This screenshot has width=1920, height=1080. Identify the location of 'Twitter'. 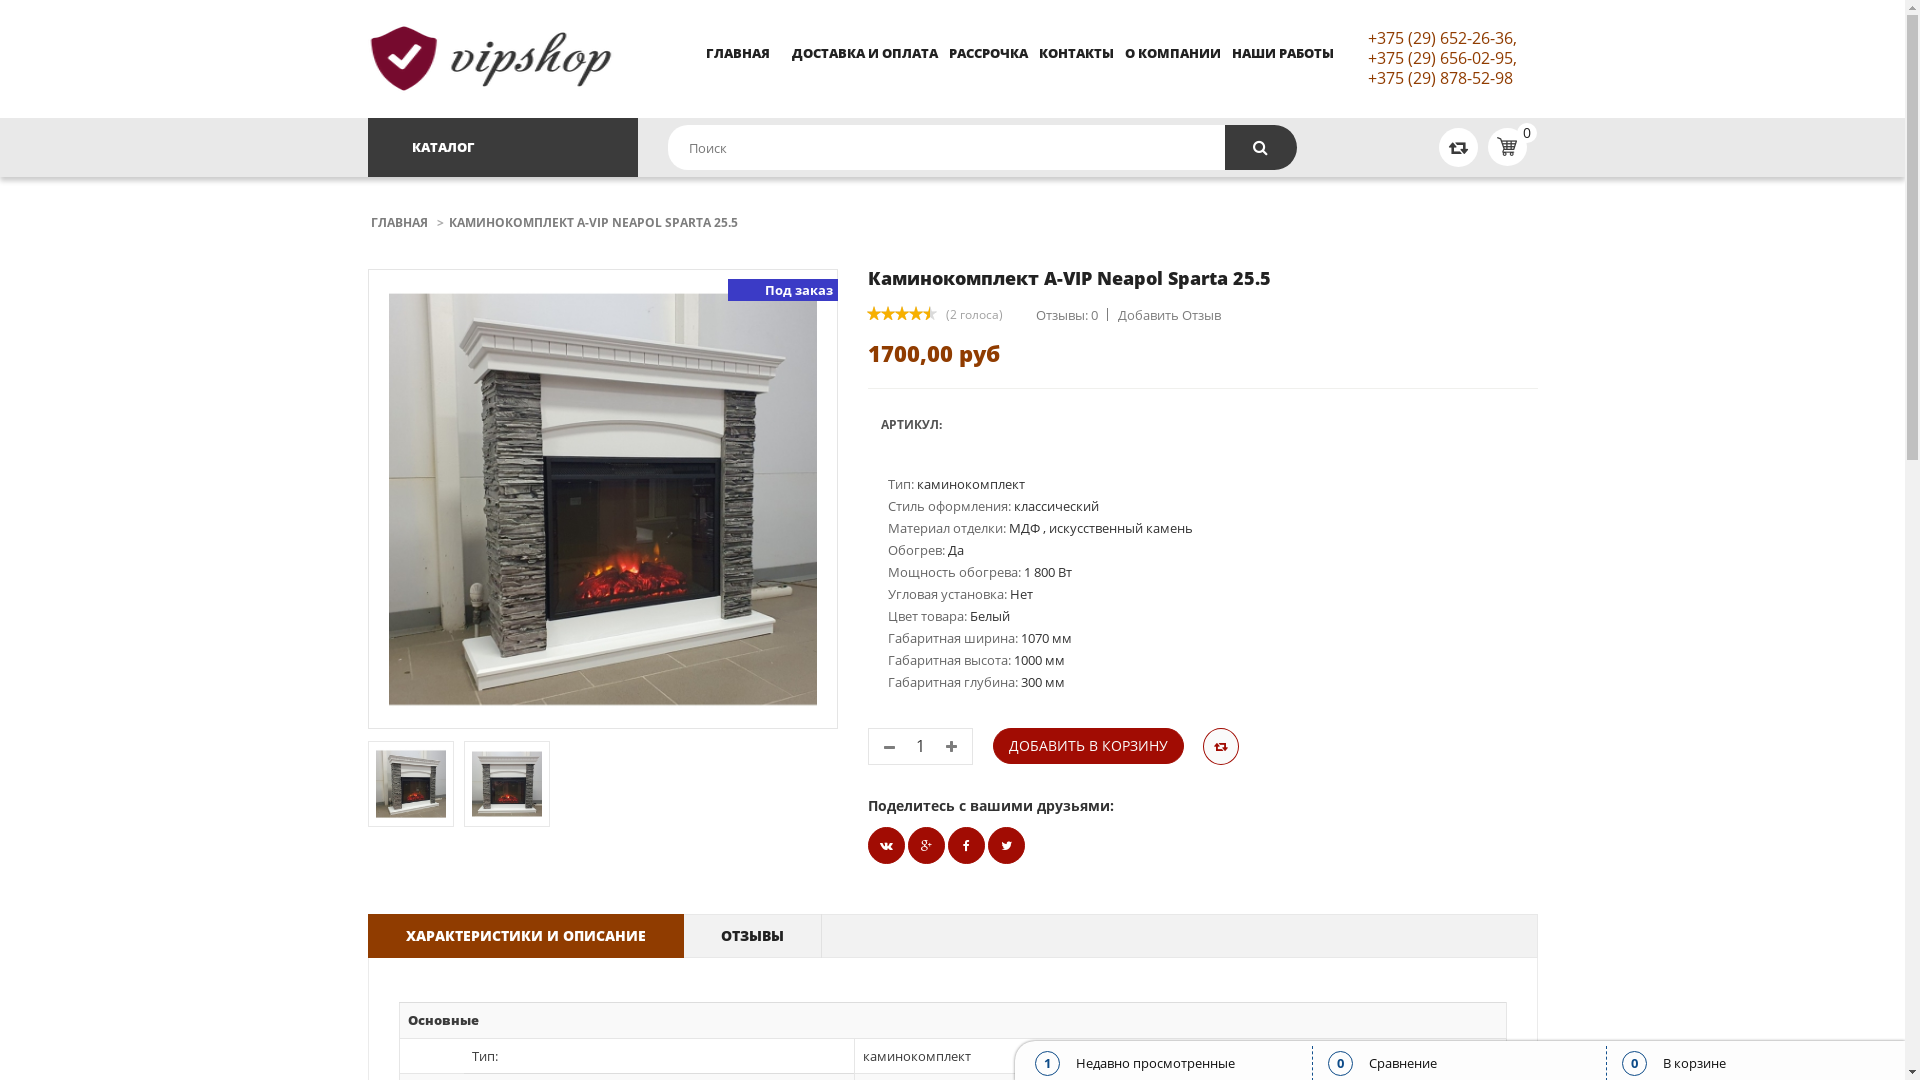
(885, 845).